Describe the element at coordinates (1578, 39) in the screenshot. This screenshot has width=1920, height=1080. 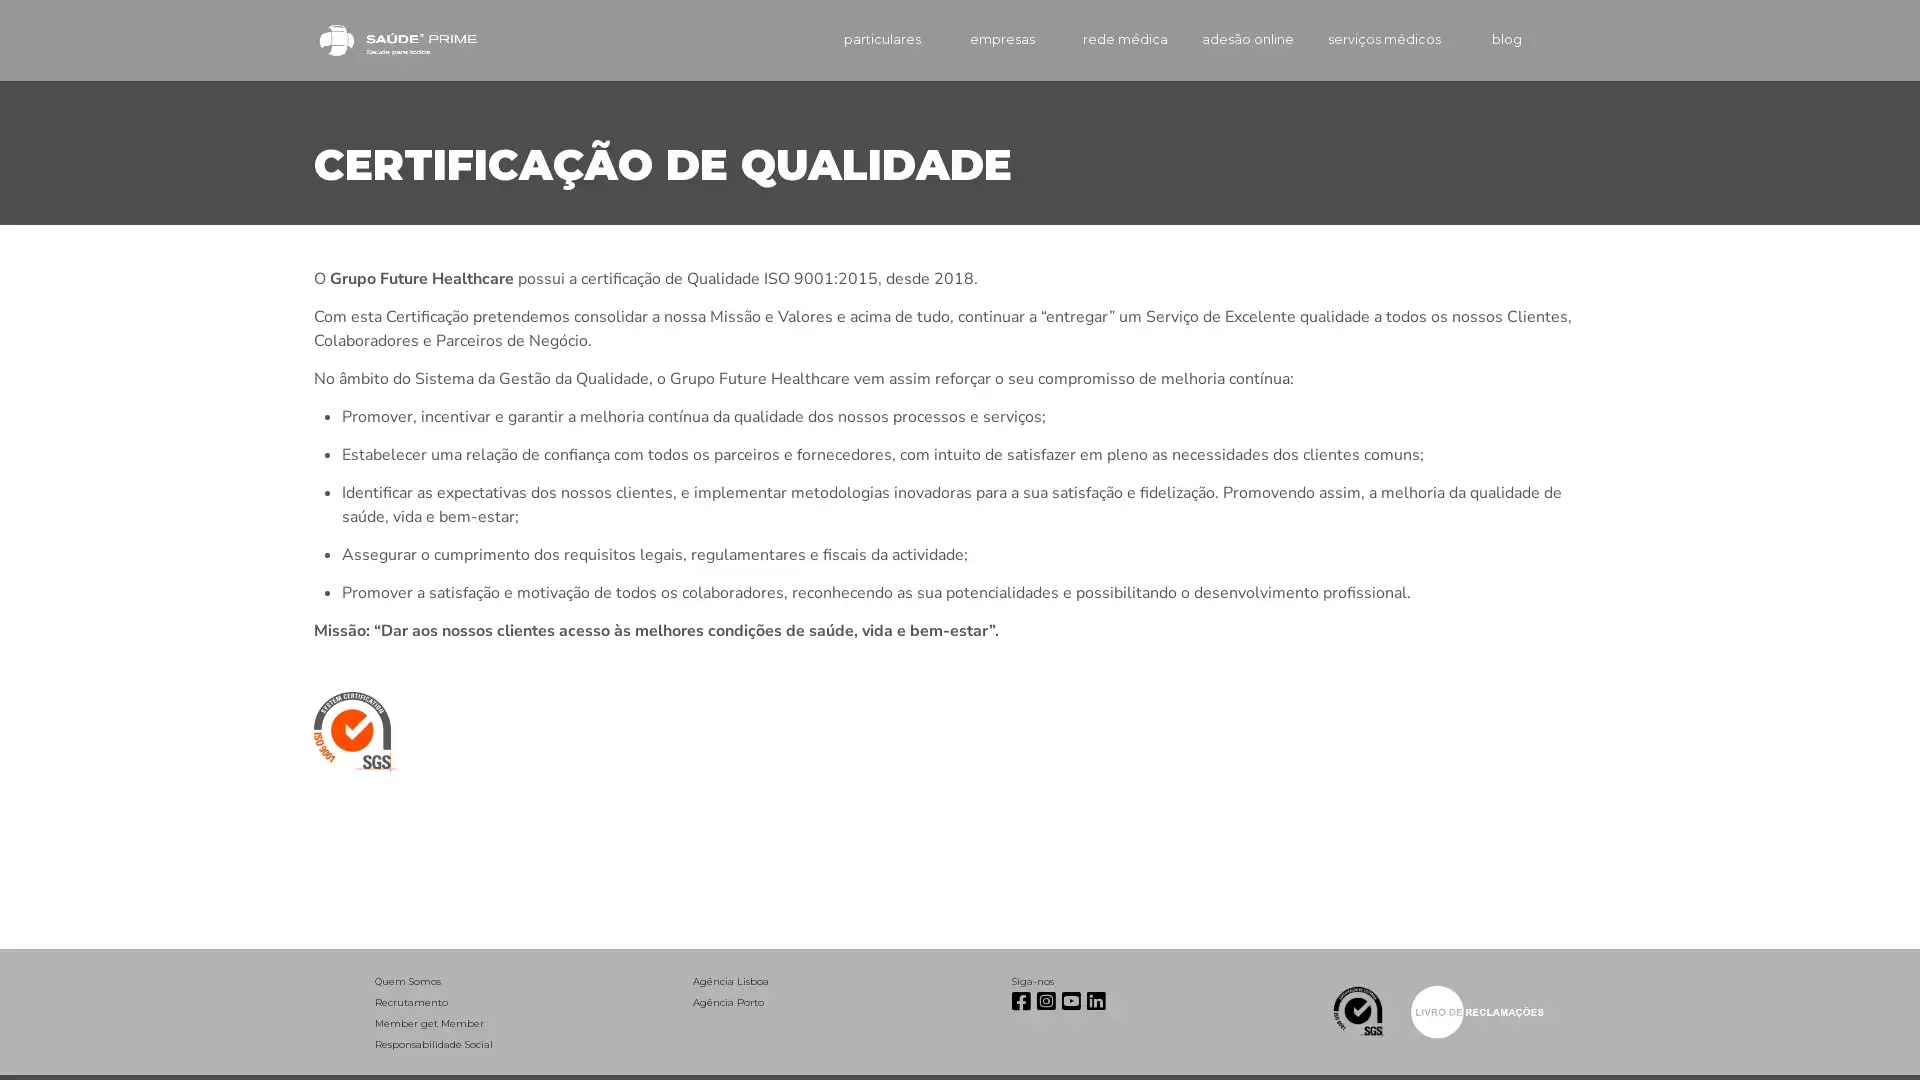
I see `Areas Privadas` at that location.